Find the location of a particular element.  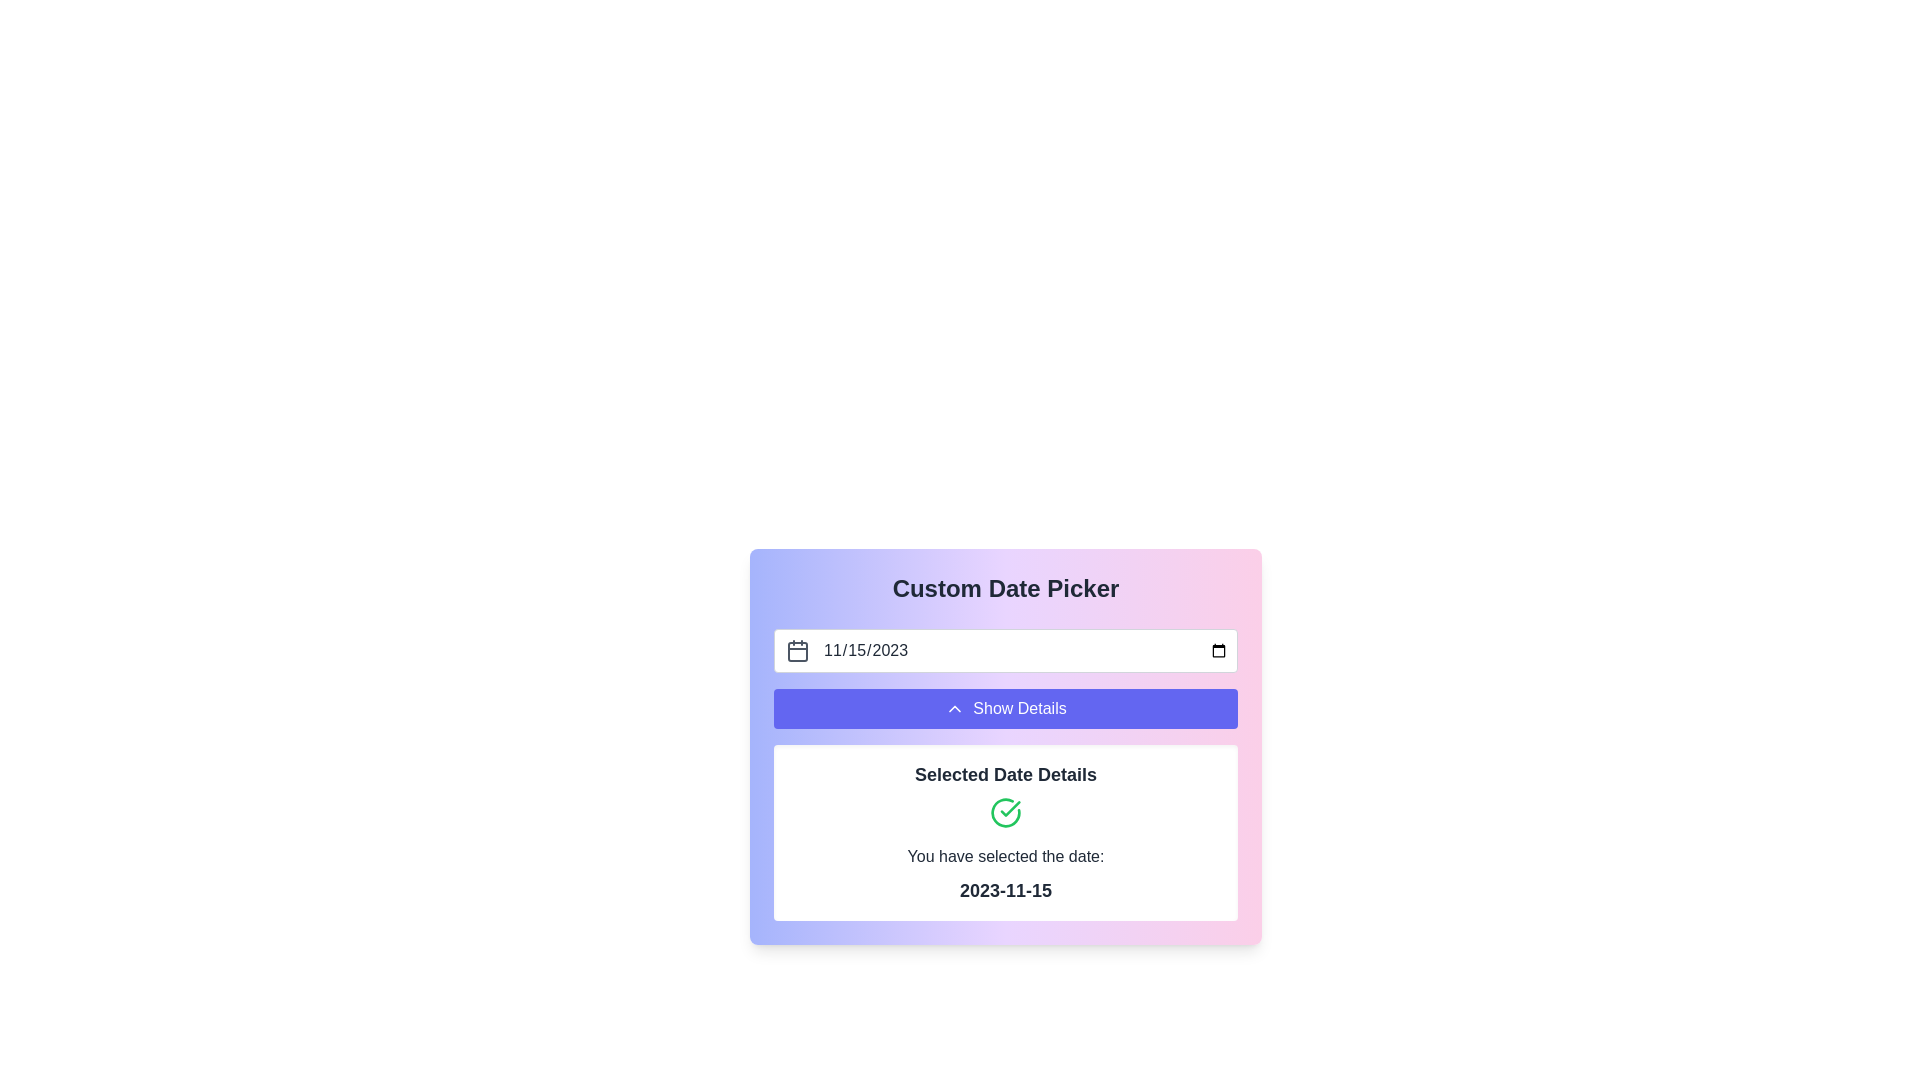

the upward chevron icon indicating collapse or upward navigation is located at coordinates (954, 708).